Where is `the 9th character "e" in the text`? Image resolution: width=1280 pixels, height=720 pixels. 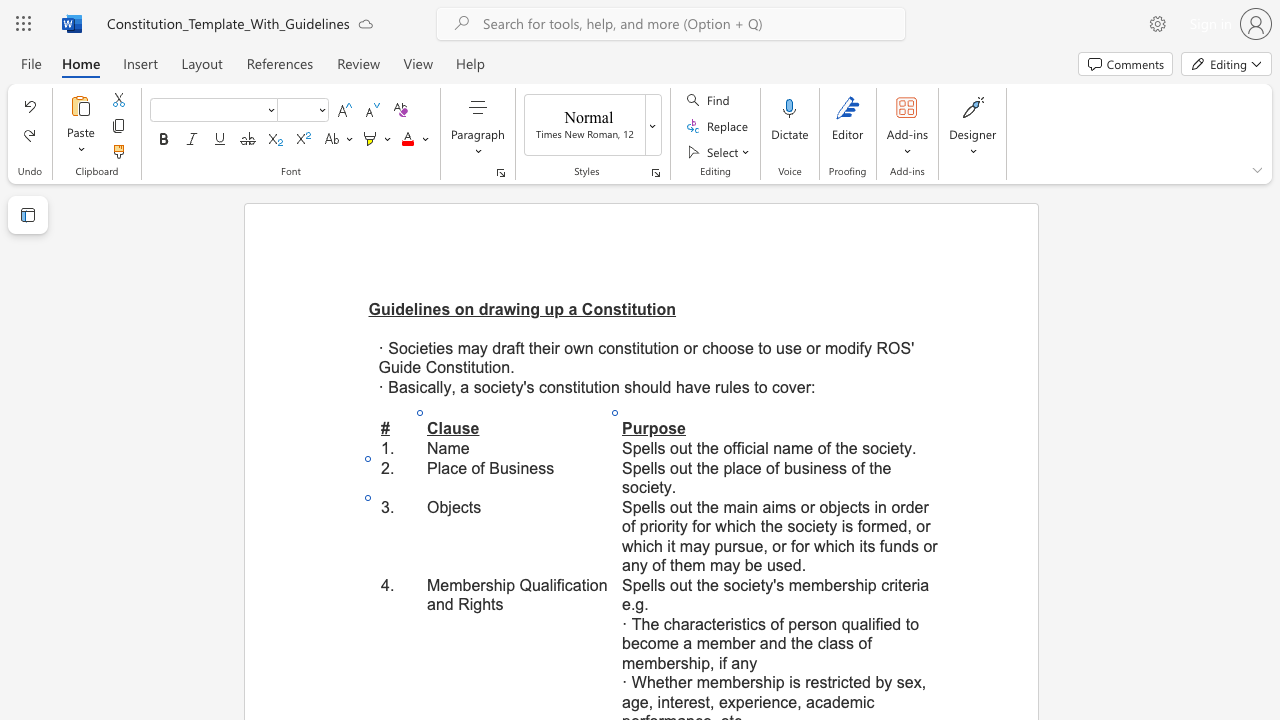
the 9th character "e" in the text is located at coordinates (687, 565).